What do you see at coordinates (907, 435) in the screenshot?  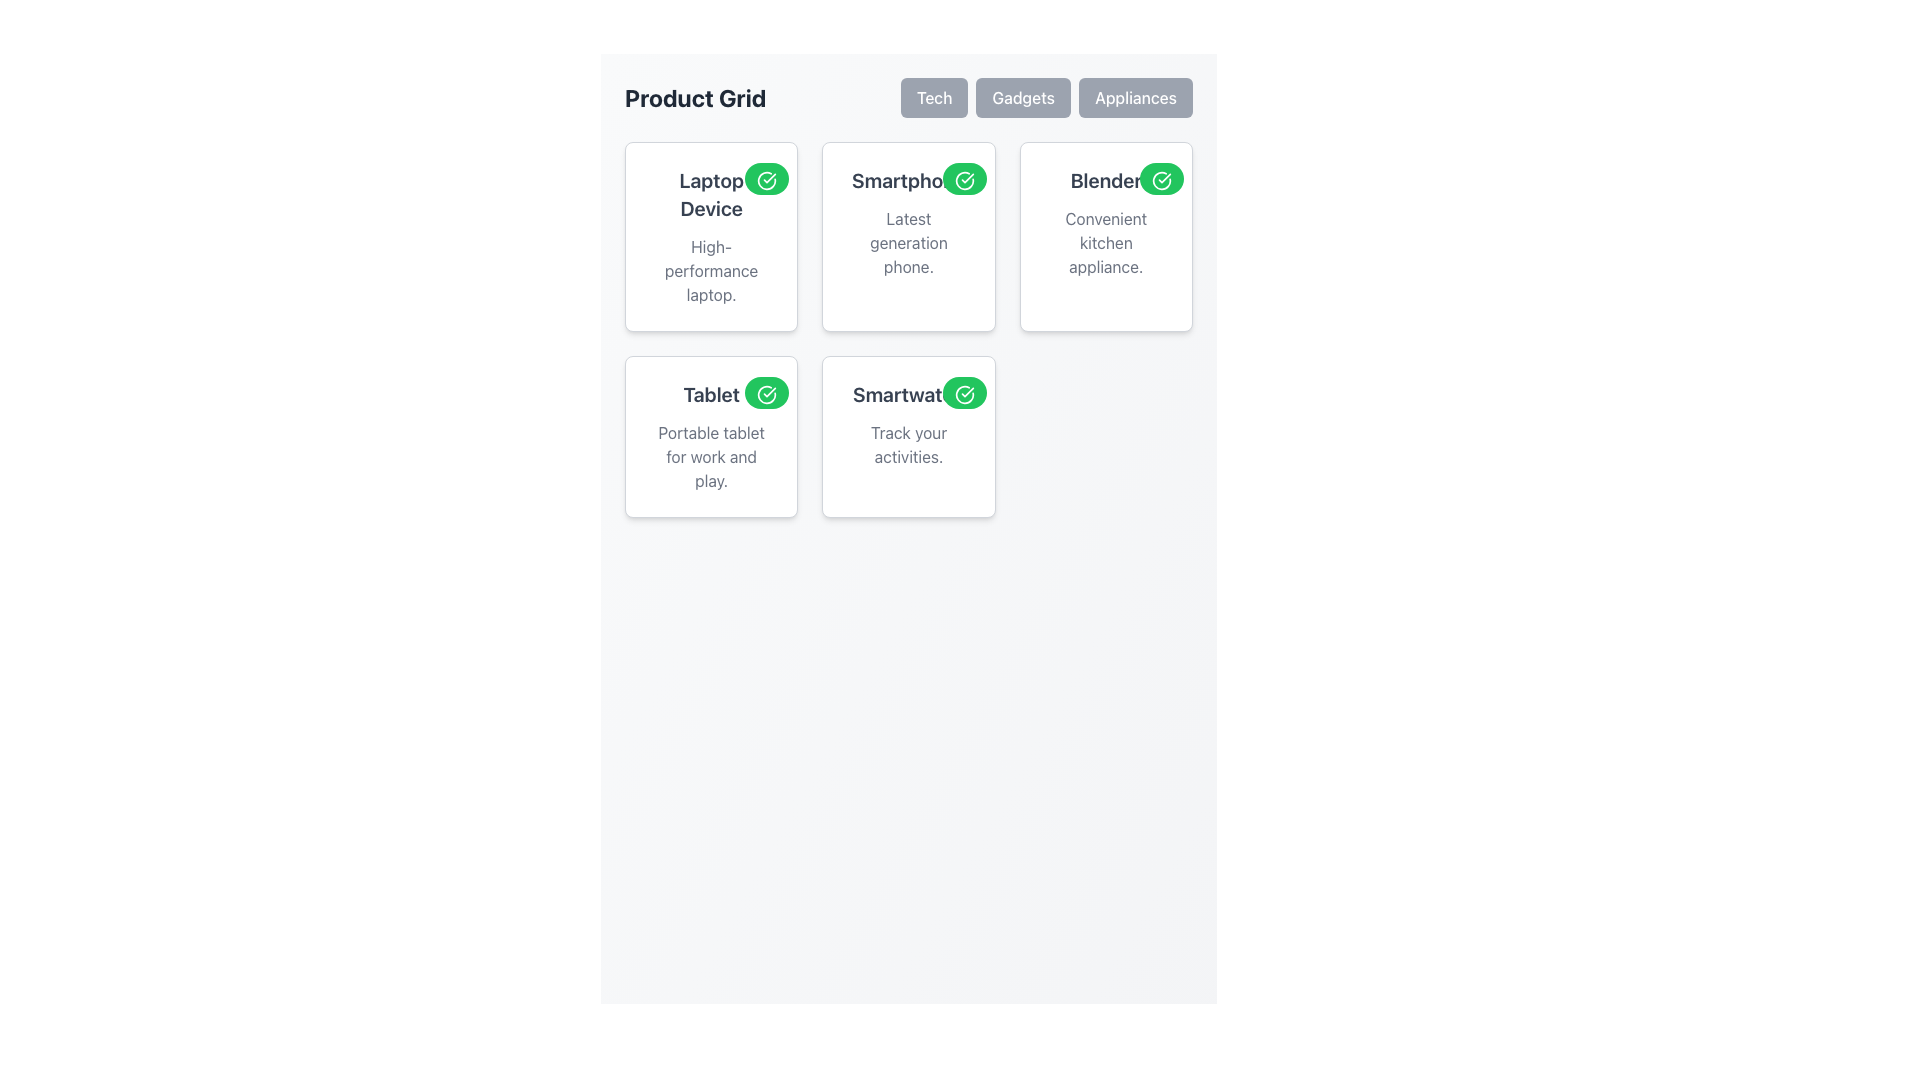 I see `the Card component with a white background, rounded corners, and the title 'Smartwatch' located in the second column of the second row of the grid layout` at bounding box center [907, 435].